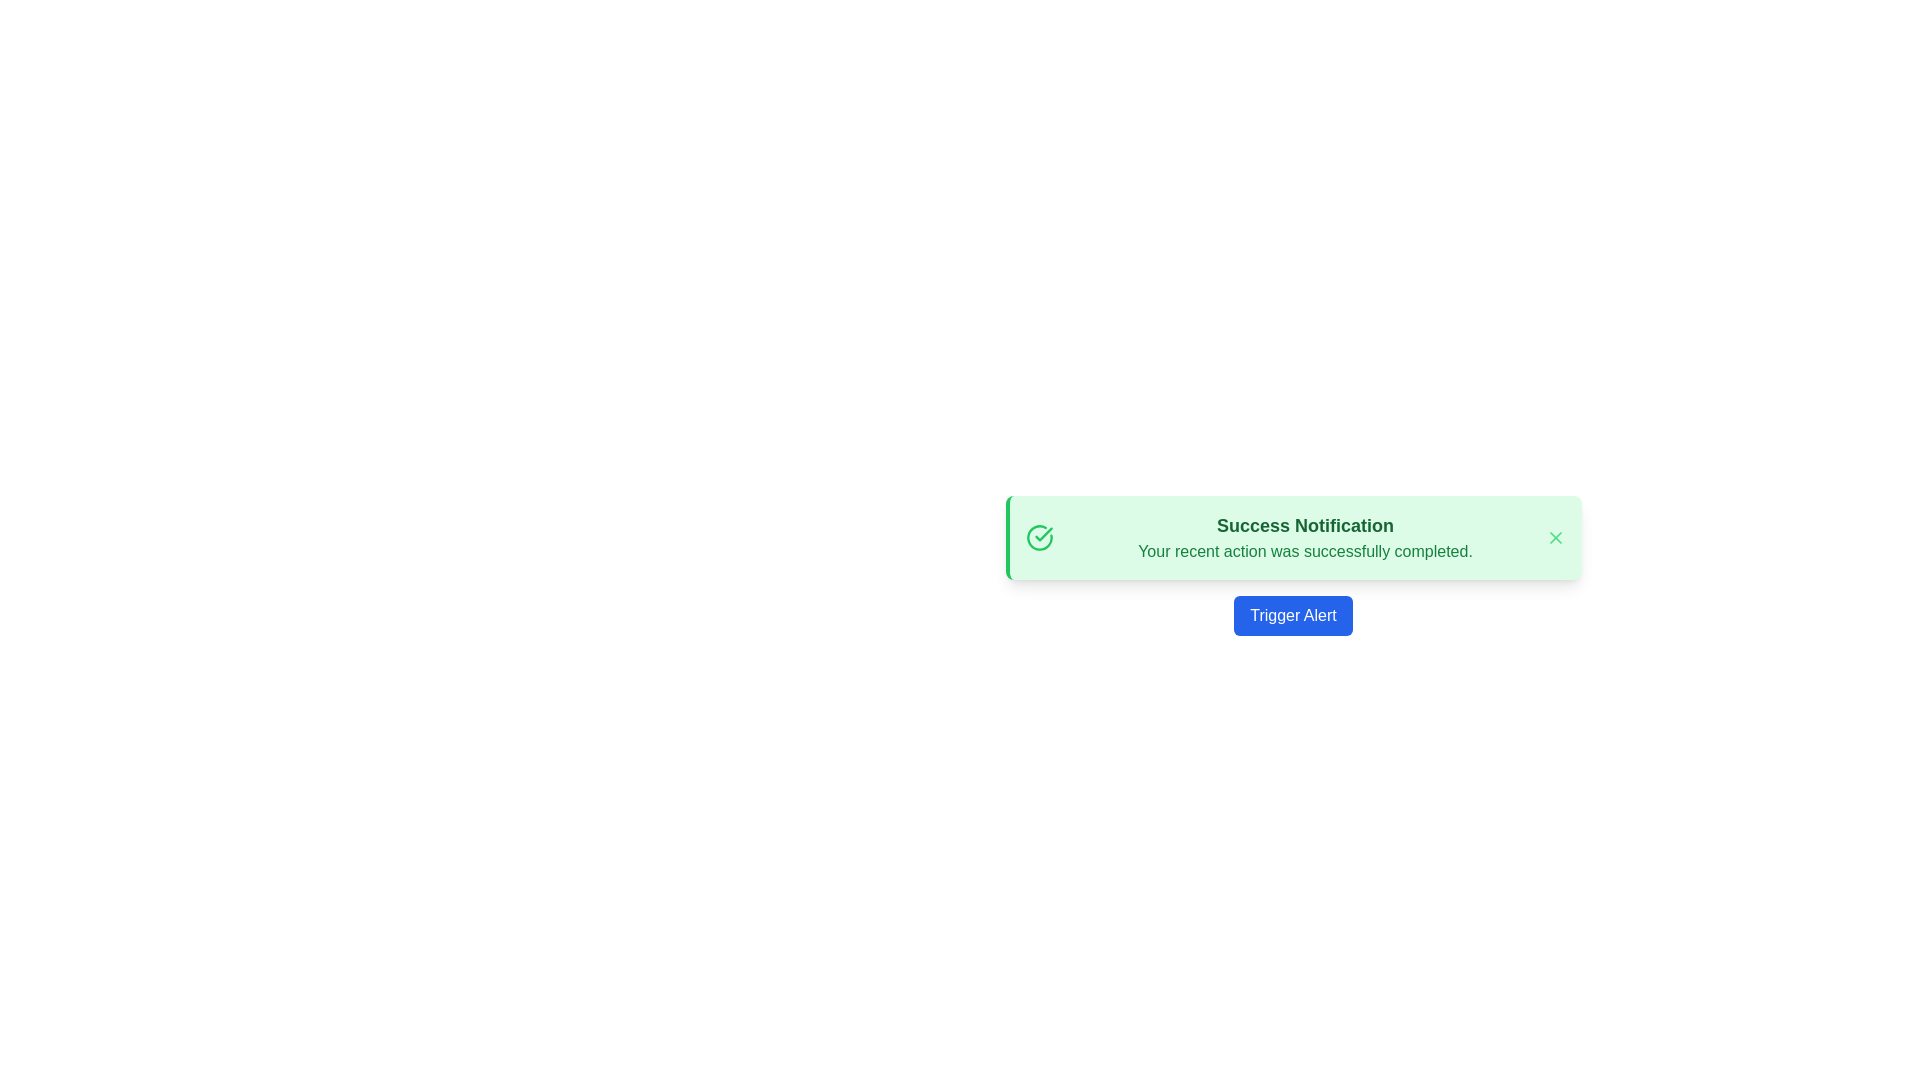 The image size is (1920, 1080). I want to click on bolded text content 'Success Notification' displayed prominently in a green color inside the notification box, so click(1305, 524).